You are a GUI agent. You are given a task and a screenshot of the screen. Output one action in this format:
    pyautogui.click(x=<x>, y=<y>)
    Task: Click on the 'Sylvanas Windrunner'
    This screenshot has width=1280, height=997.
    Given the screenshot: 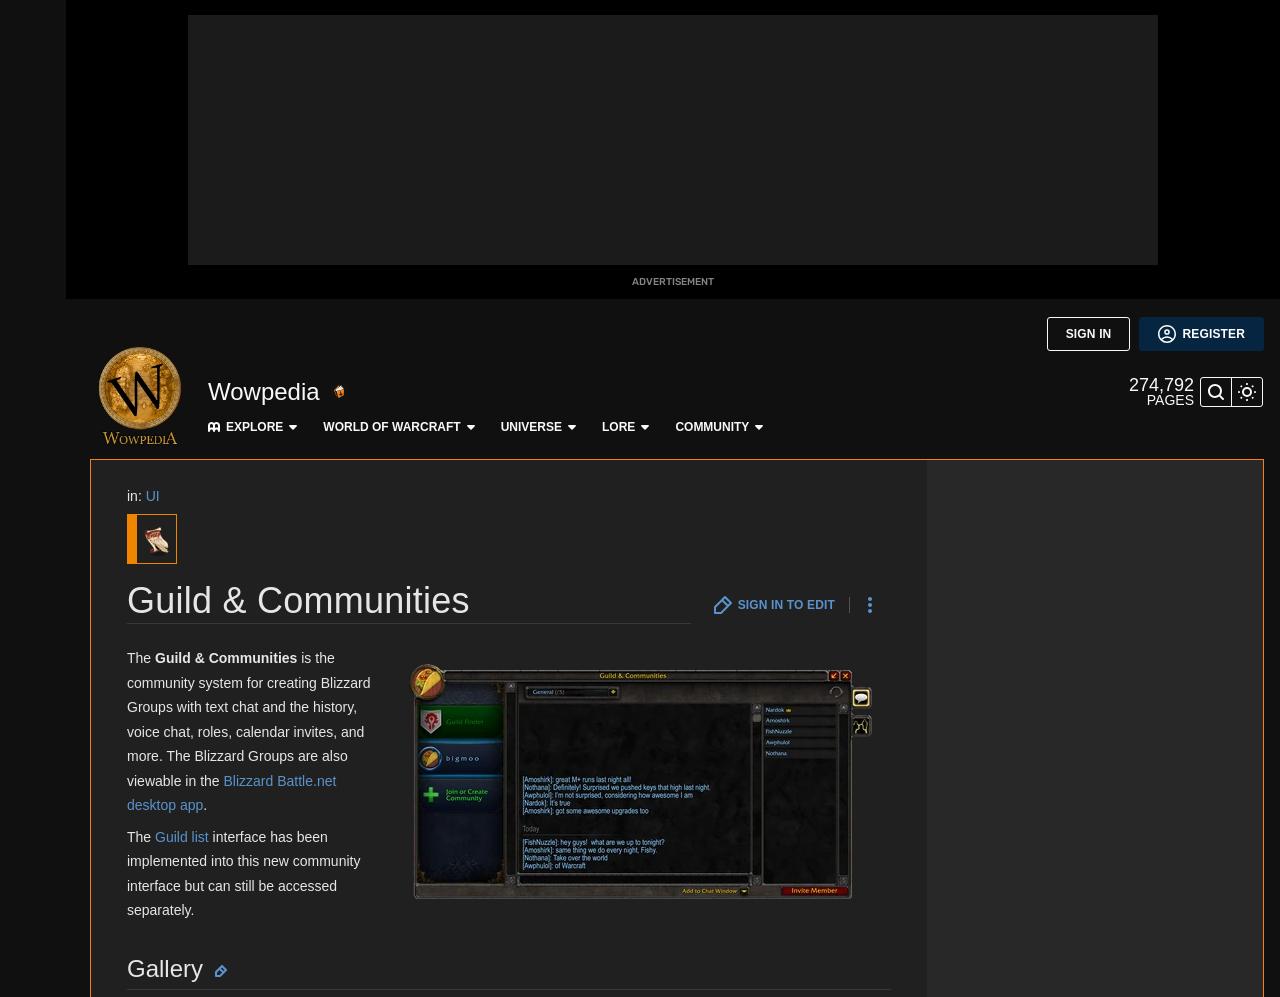 What is the action you would take?
    pyautogui.click(x=1077, y=324)
    